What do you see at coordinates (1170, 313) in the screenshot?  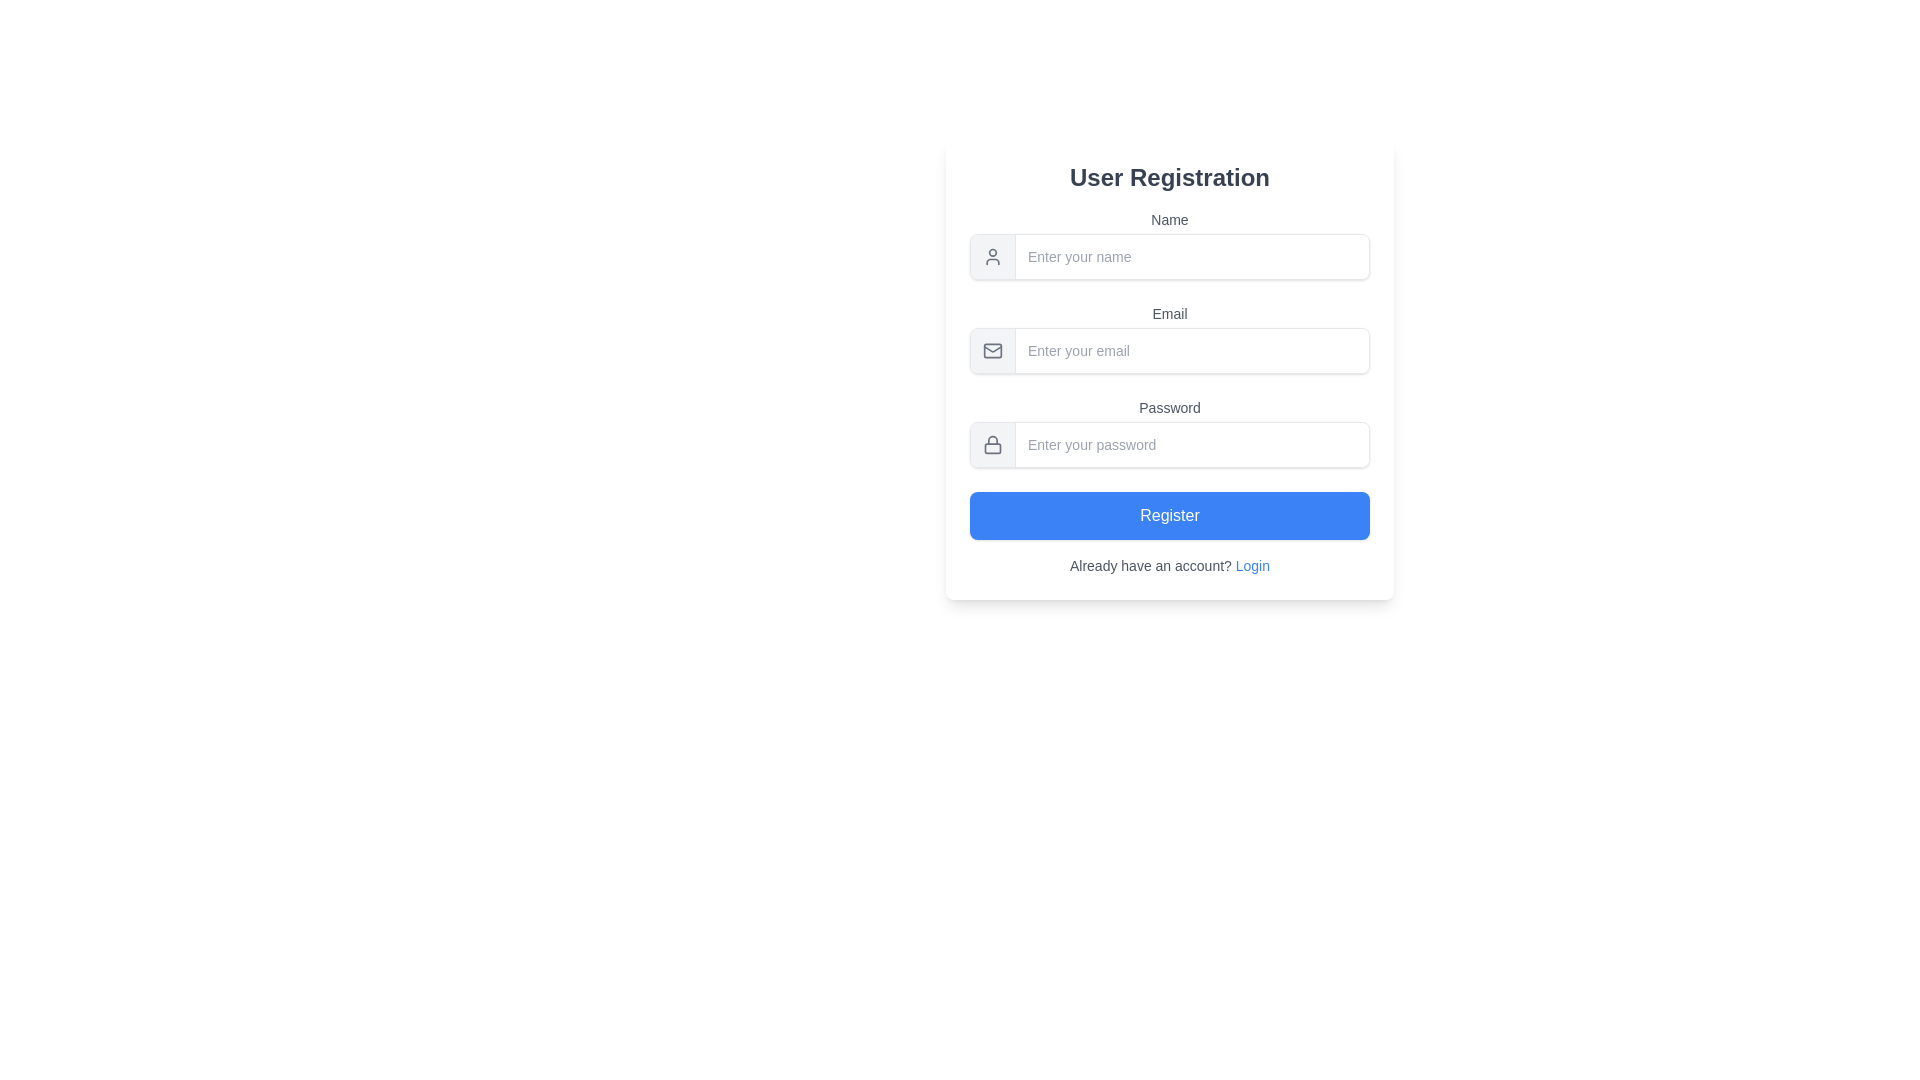 I see `the 'Email' text label, which is styled in light gray and positioned above the email input field in the form interface` at bounding box center [1170, 313].